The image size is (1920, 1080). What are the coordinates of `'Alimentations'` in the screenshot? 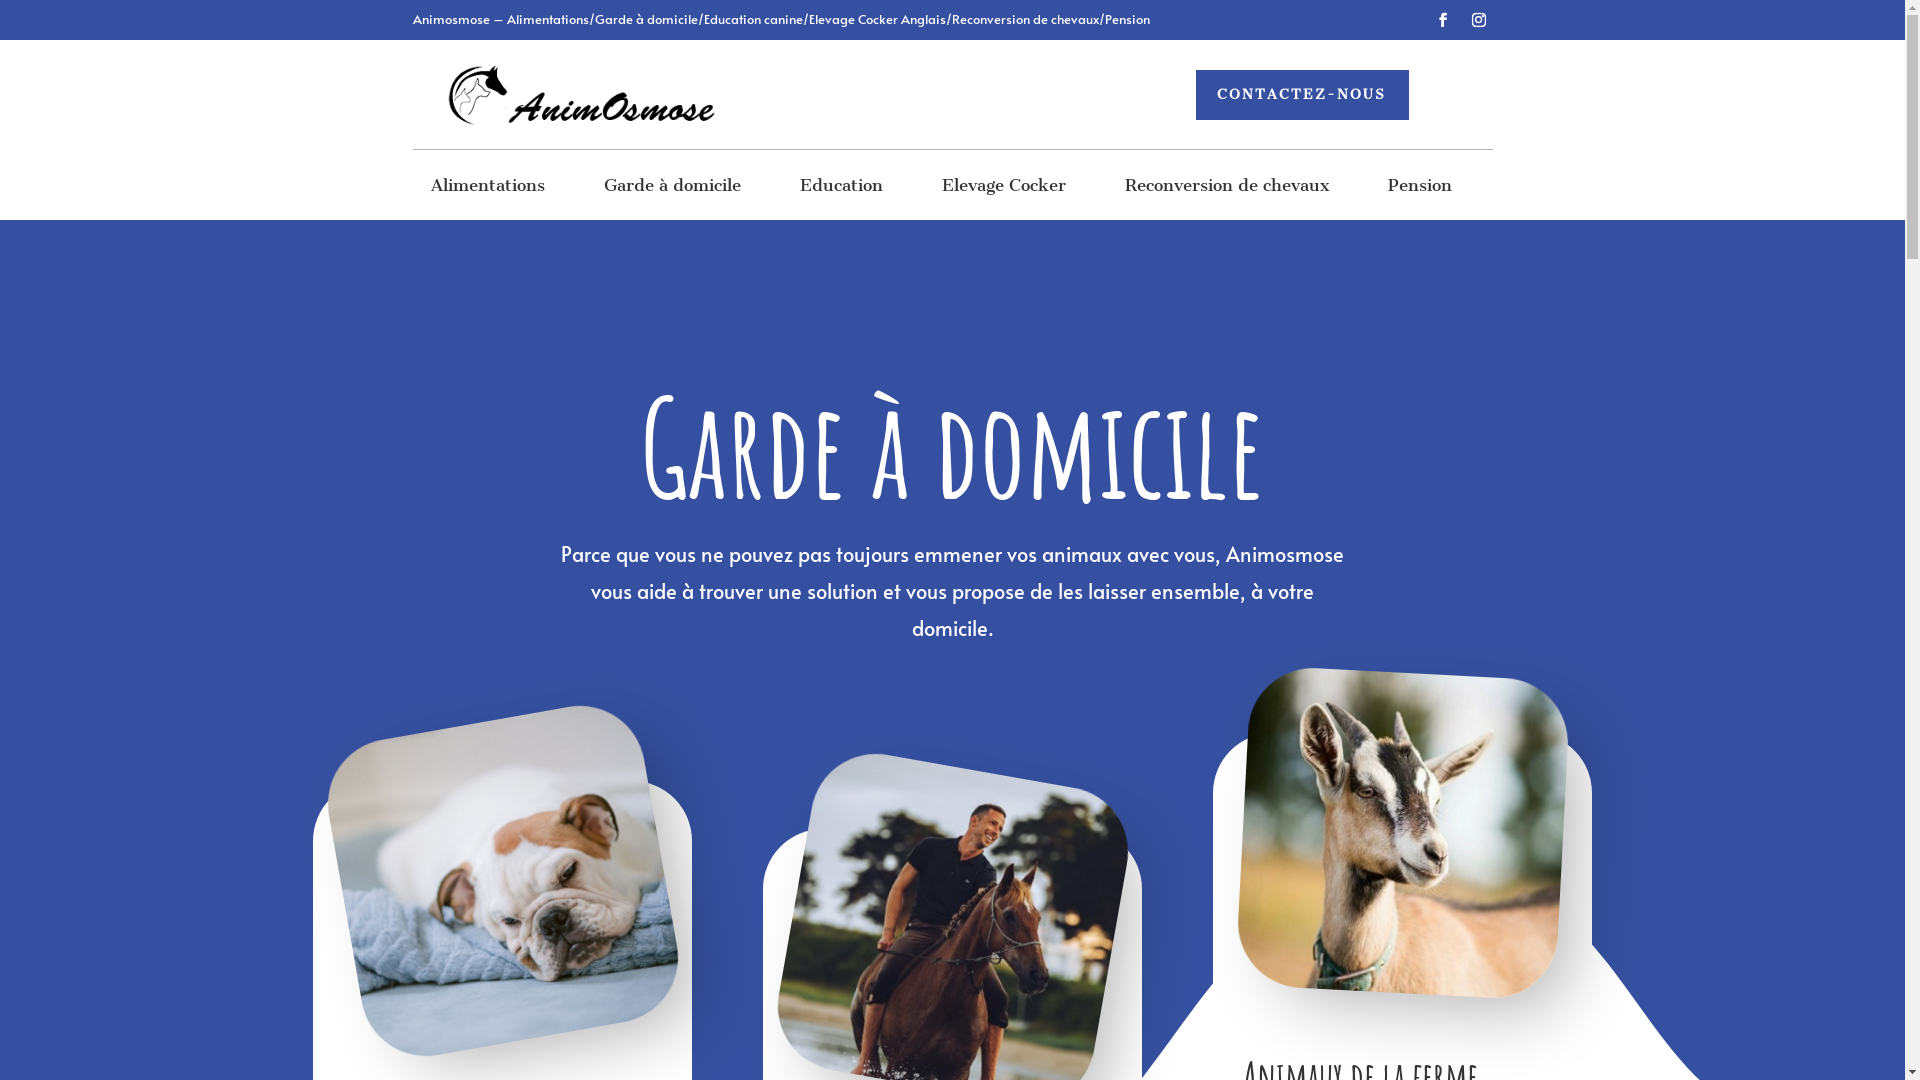 It's located at (488, 189).